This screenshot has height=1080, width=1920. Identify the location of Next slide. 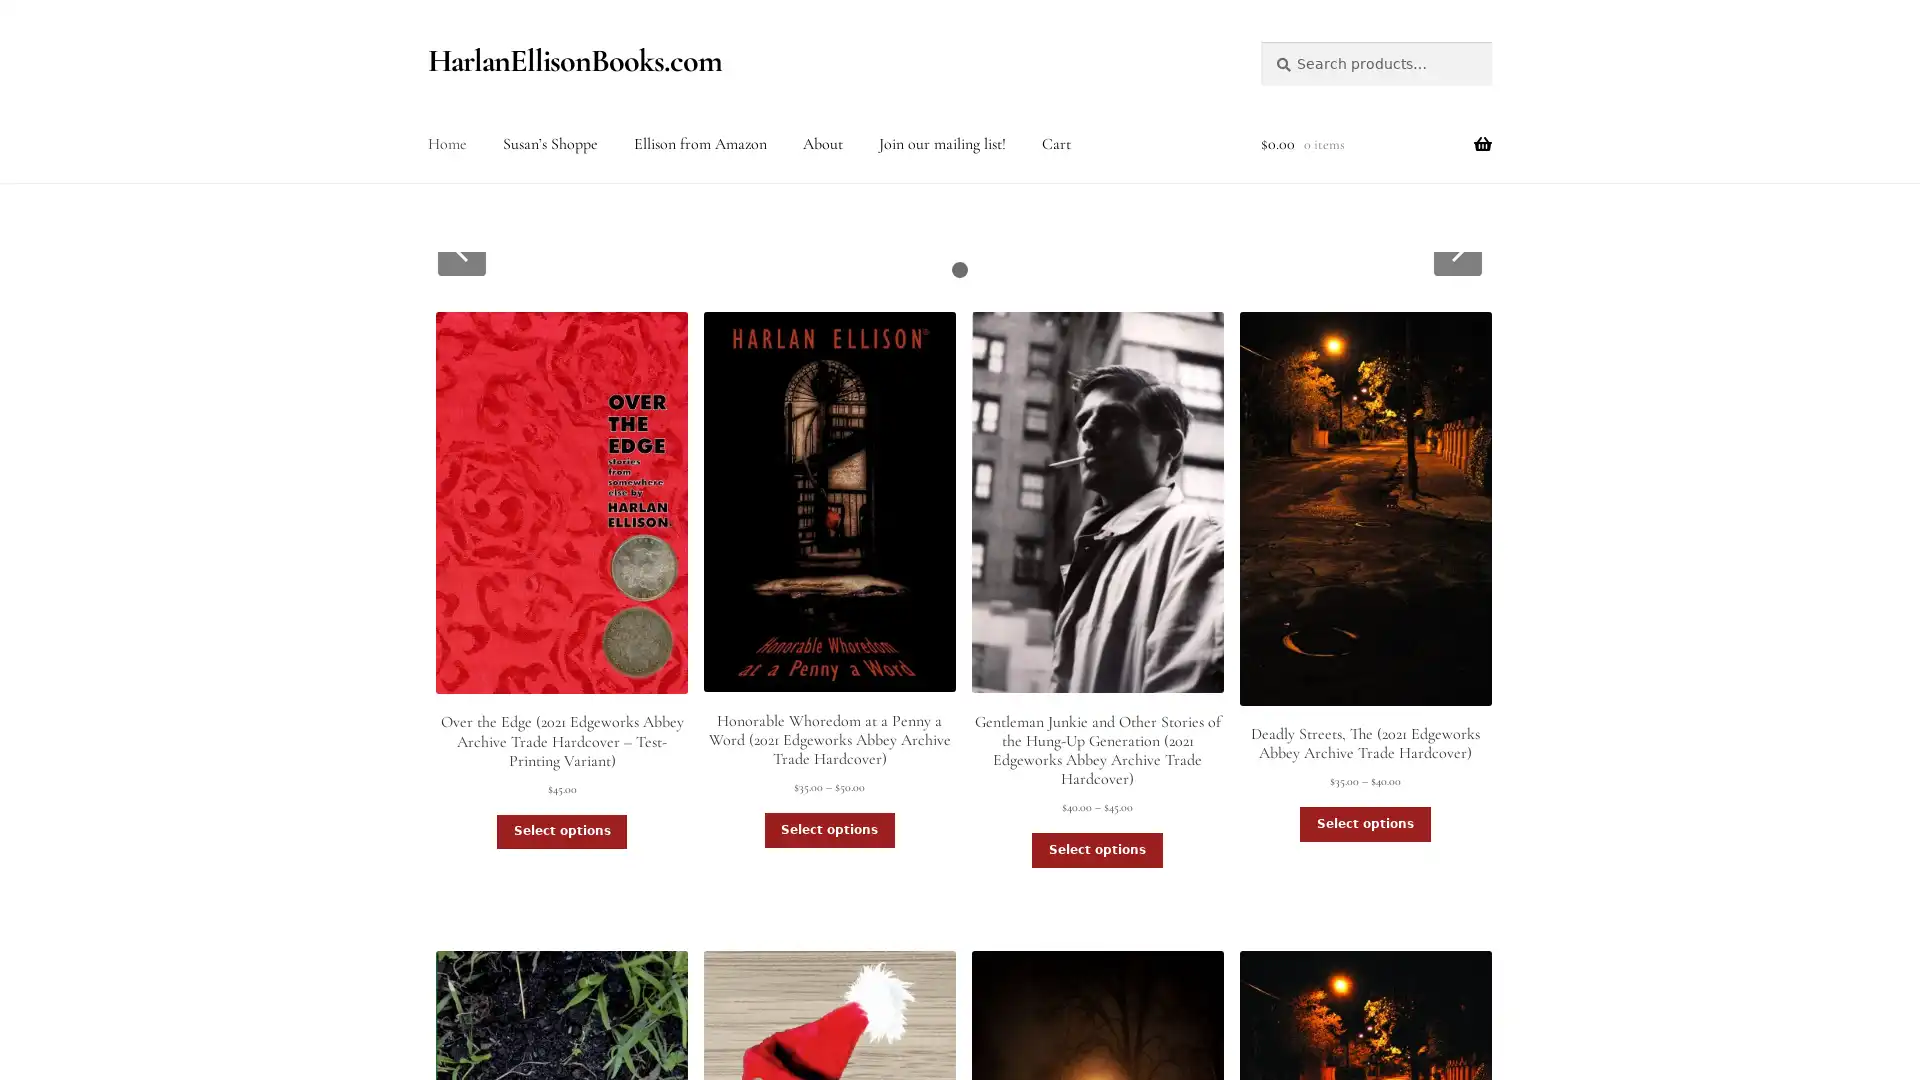
(1457, 250).